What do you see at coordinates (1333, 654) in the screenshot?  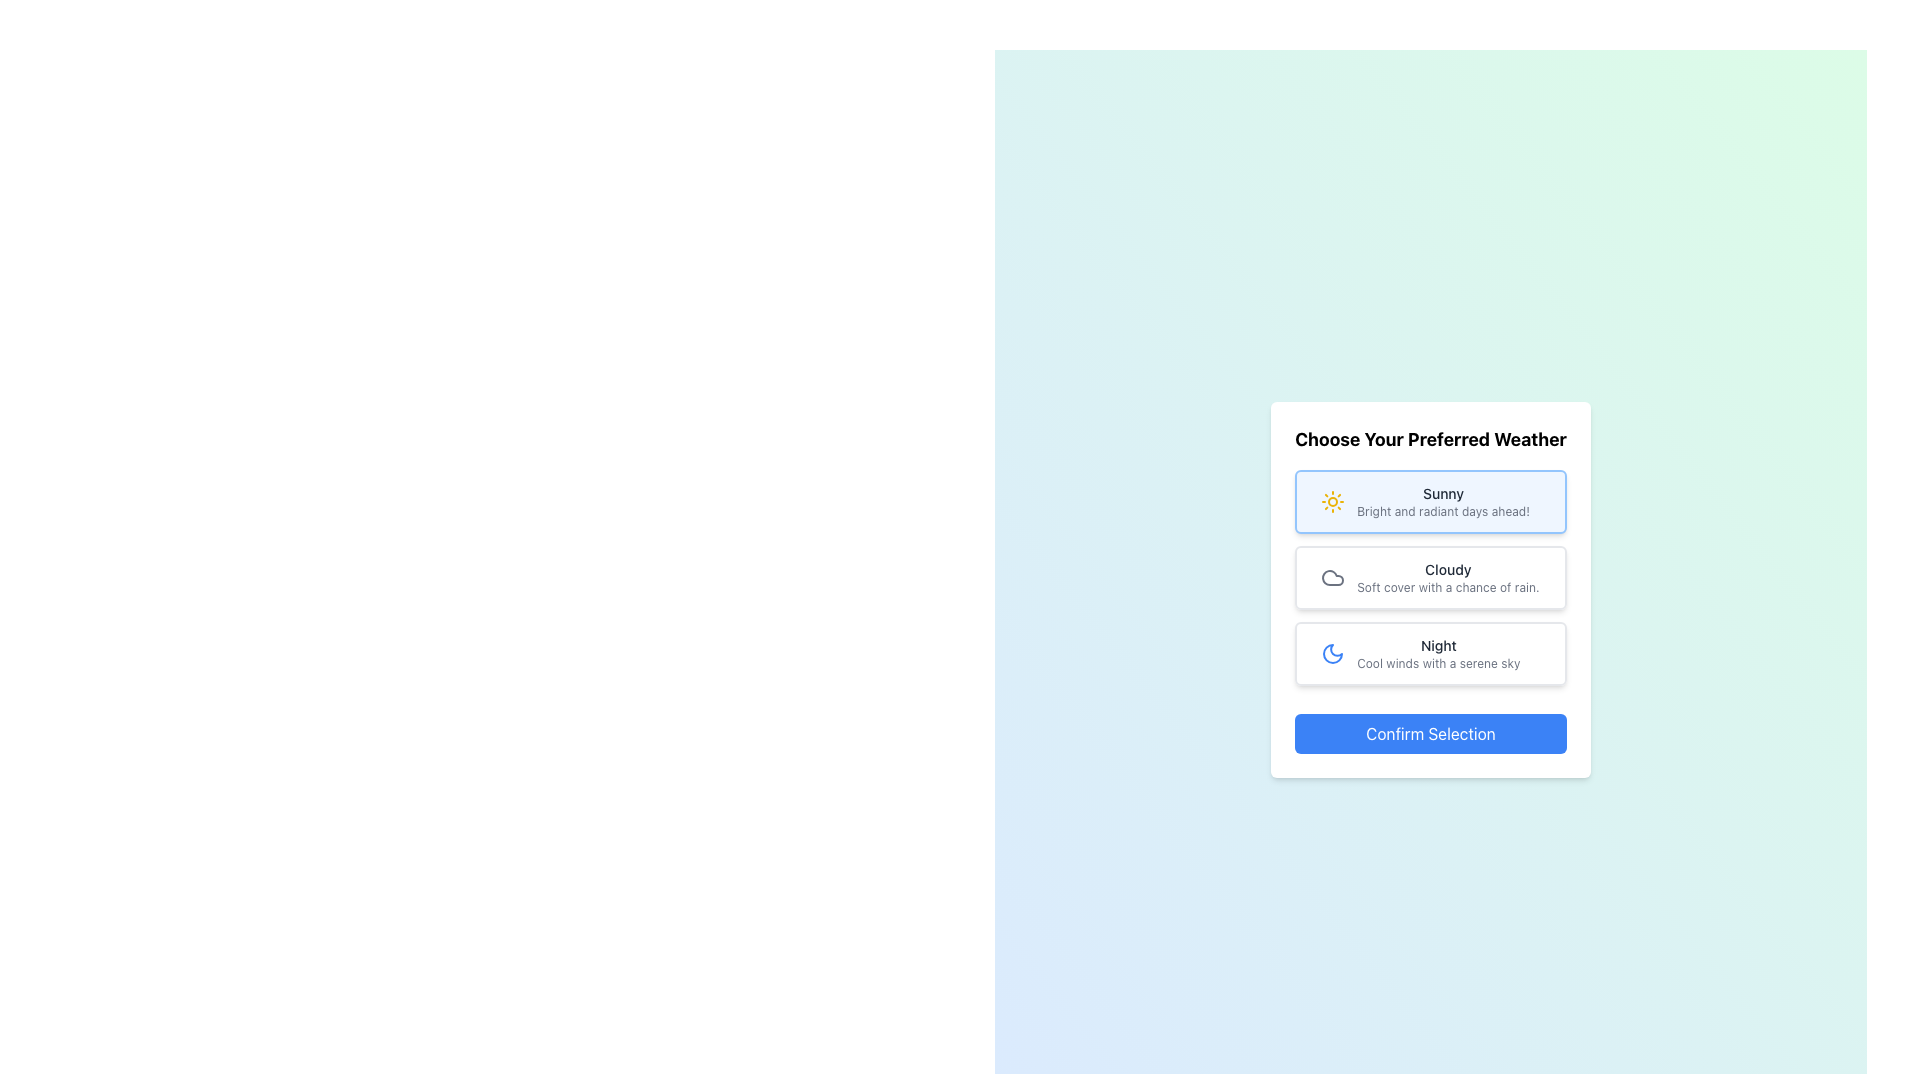 I see `the crescent moon icon within the 'Night' option group` at bounding box center [1333, 654].